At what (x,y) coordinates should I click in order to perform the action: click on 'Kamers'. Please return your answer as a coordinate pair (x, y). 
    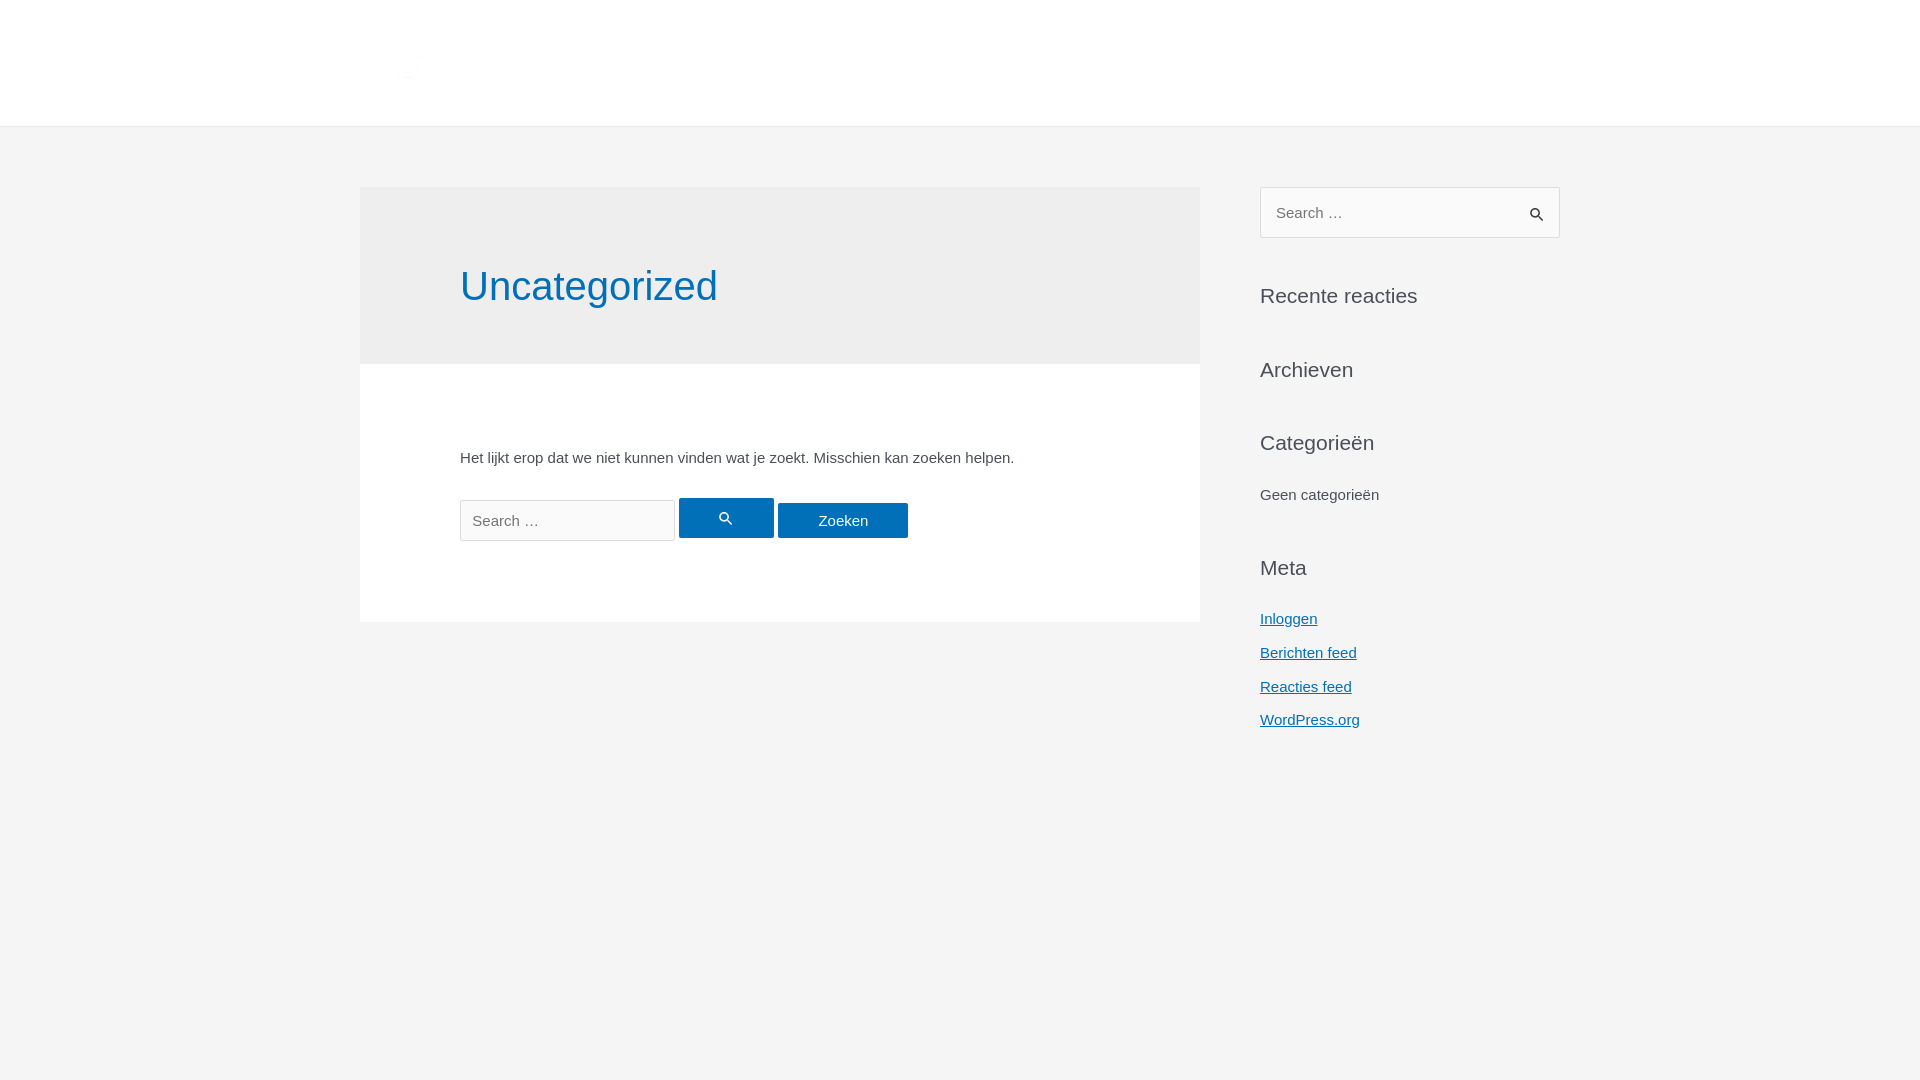
    Looking at the image, I should click on (646, 61).